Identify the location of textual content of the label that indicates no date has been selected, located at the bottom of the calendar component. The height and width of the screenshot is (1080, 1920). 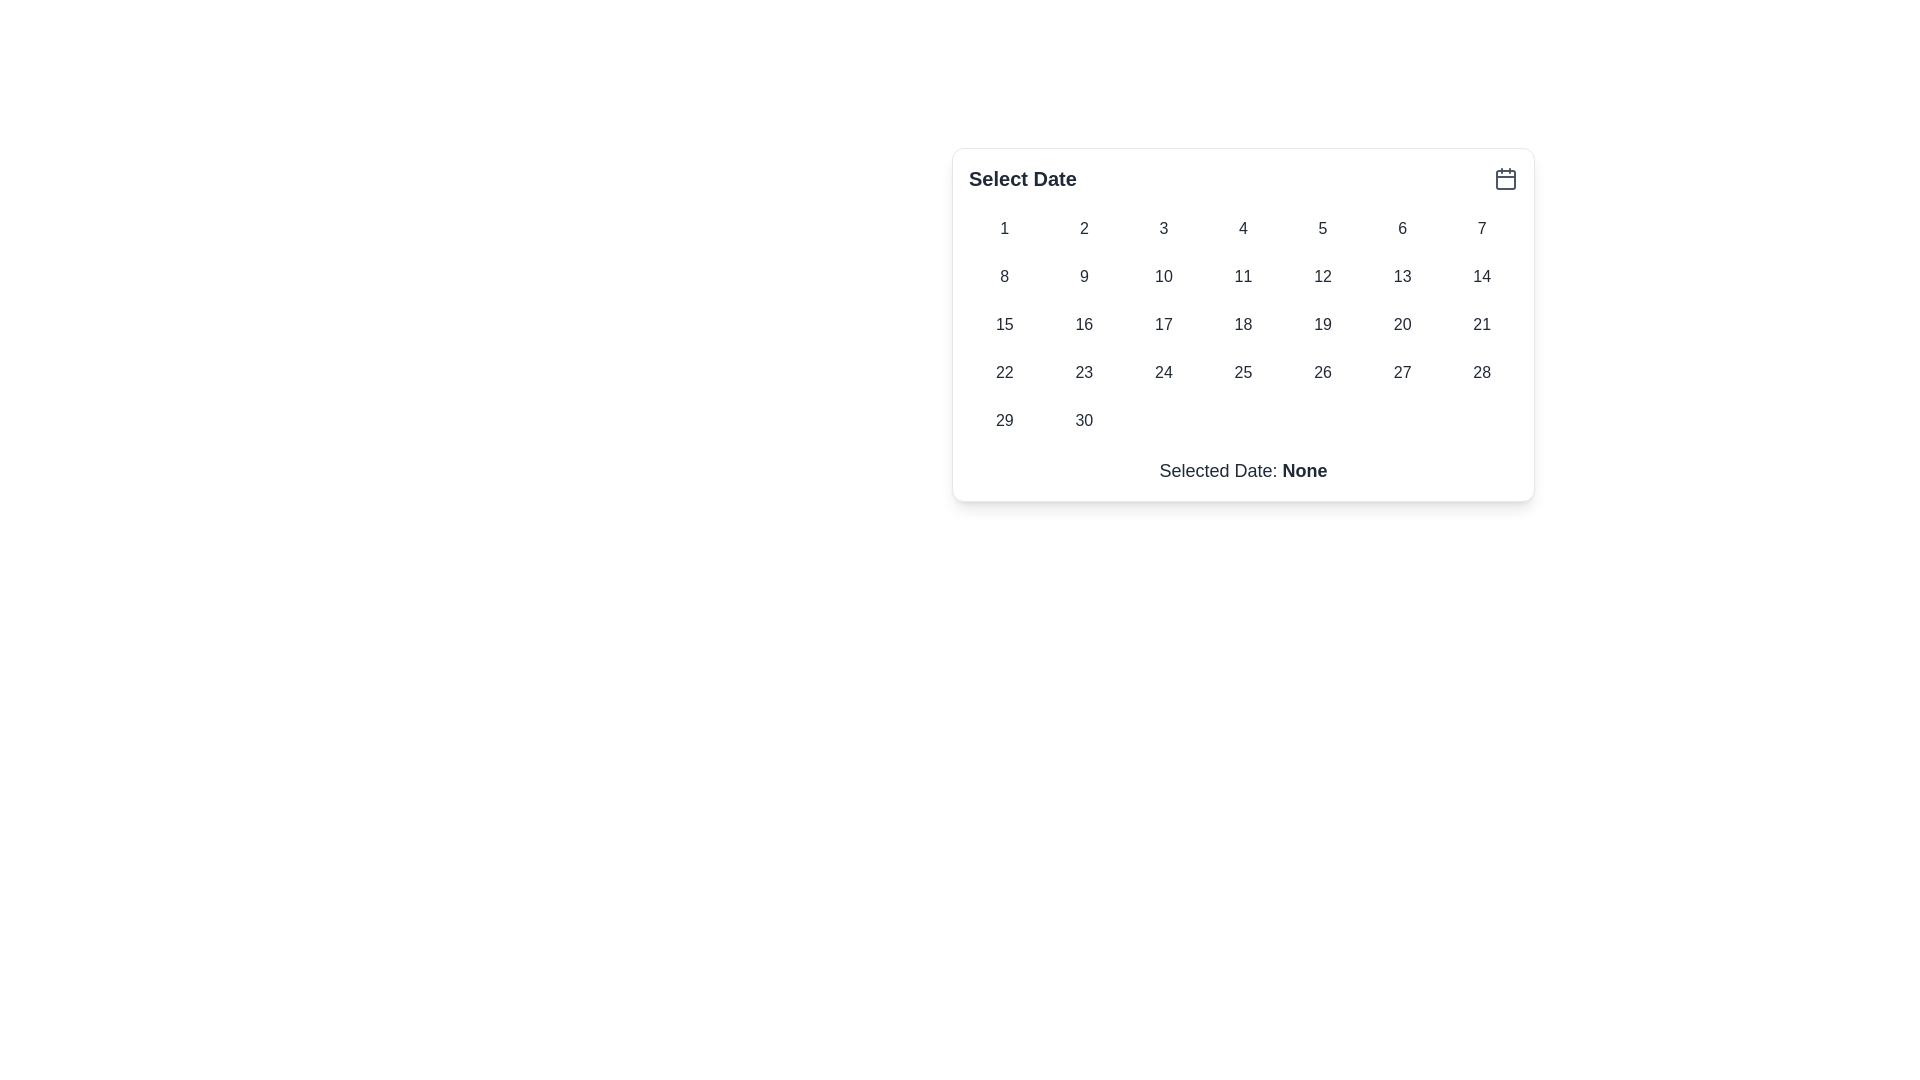
(1242, 470).